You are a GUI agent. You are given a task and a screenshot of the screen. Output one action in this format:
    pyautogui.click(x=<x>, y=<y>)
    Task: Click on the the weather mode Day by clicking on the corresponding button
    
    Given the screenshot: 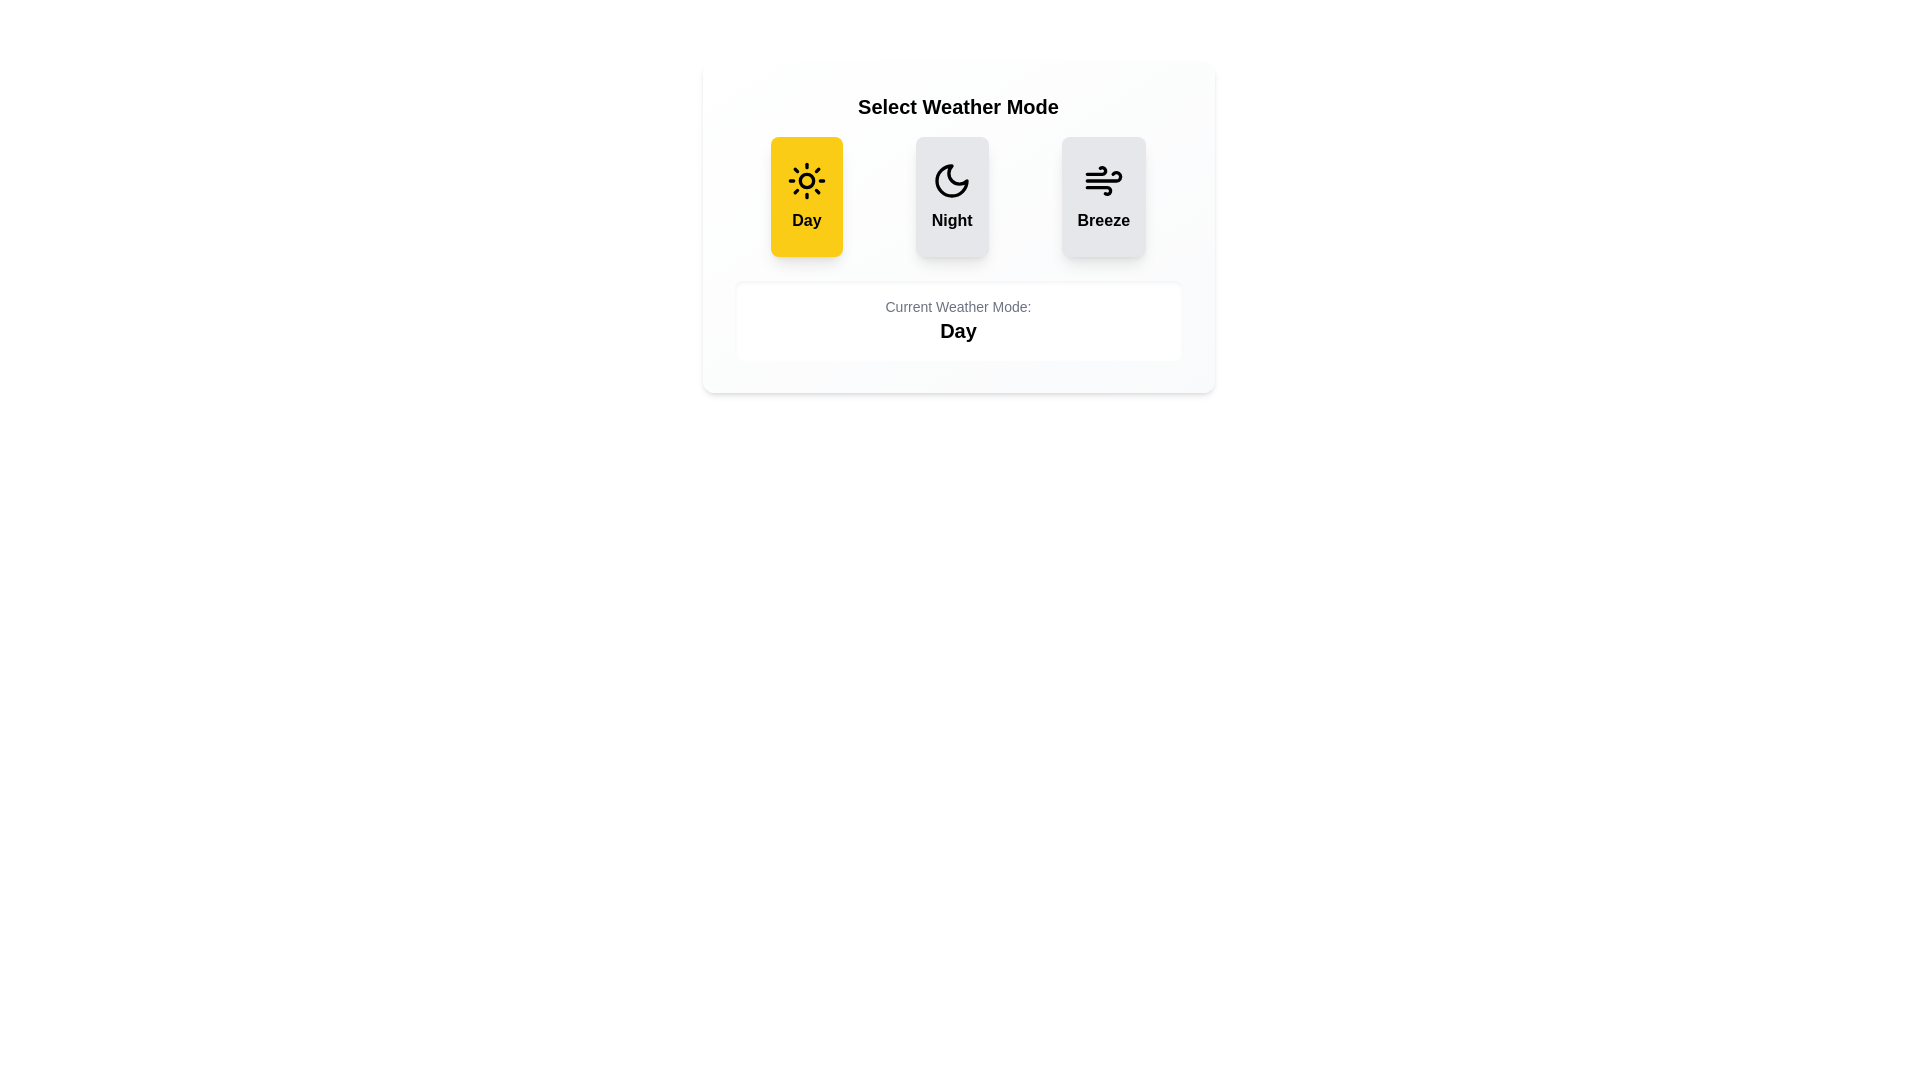 What is the action you would take?
    pyautogui.click(x=806, y=196)
    